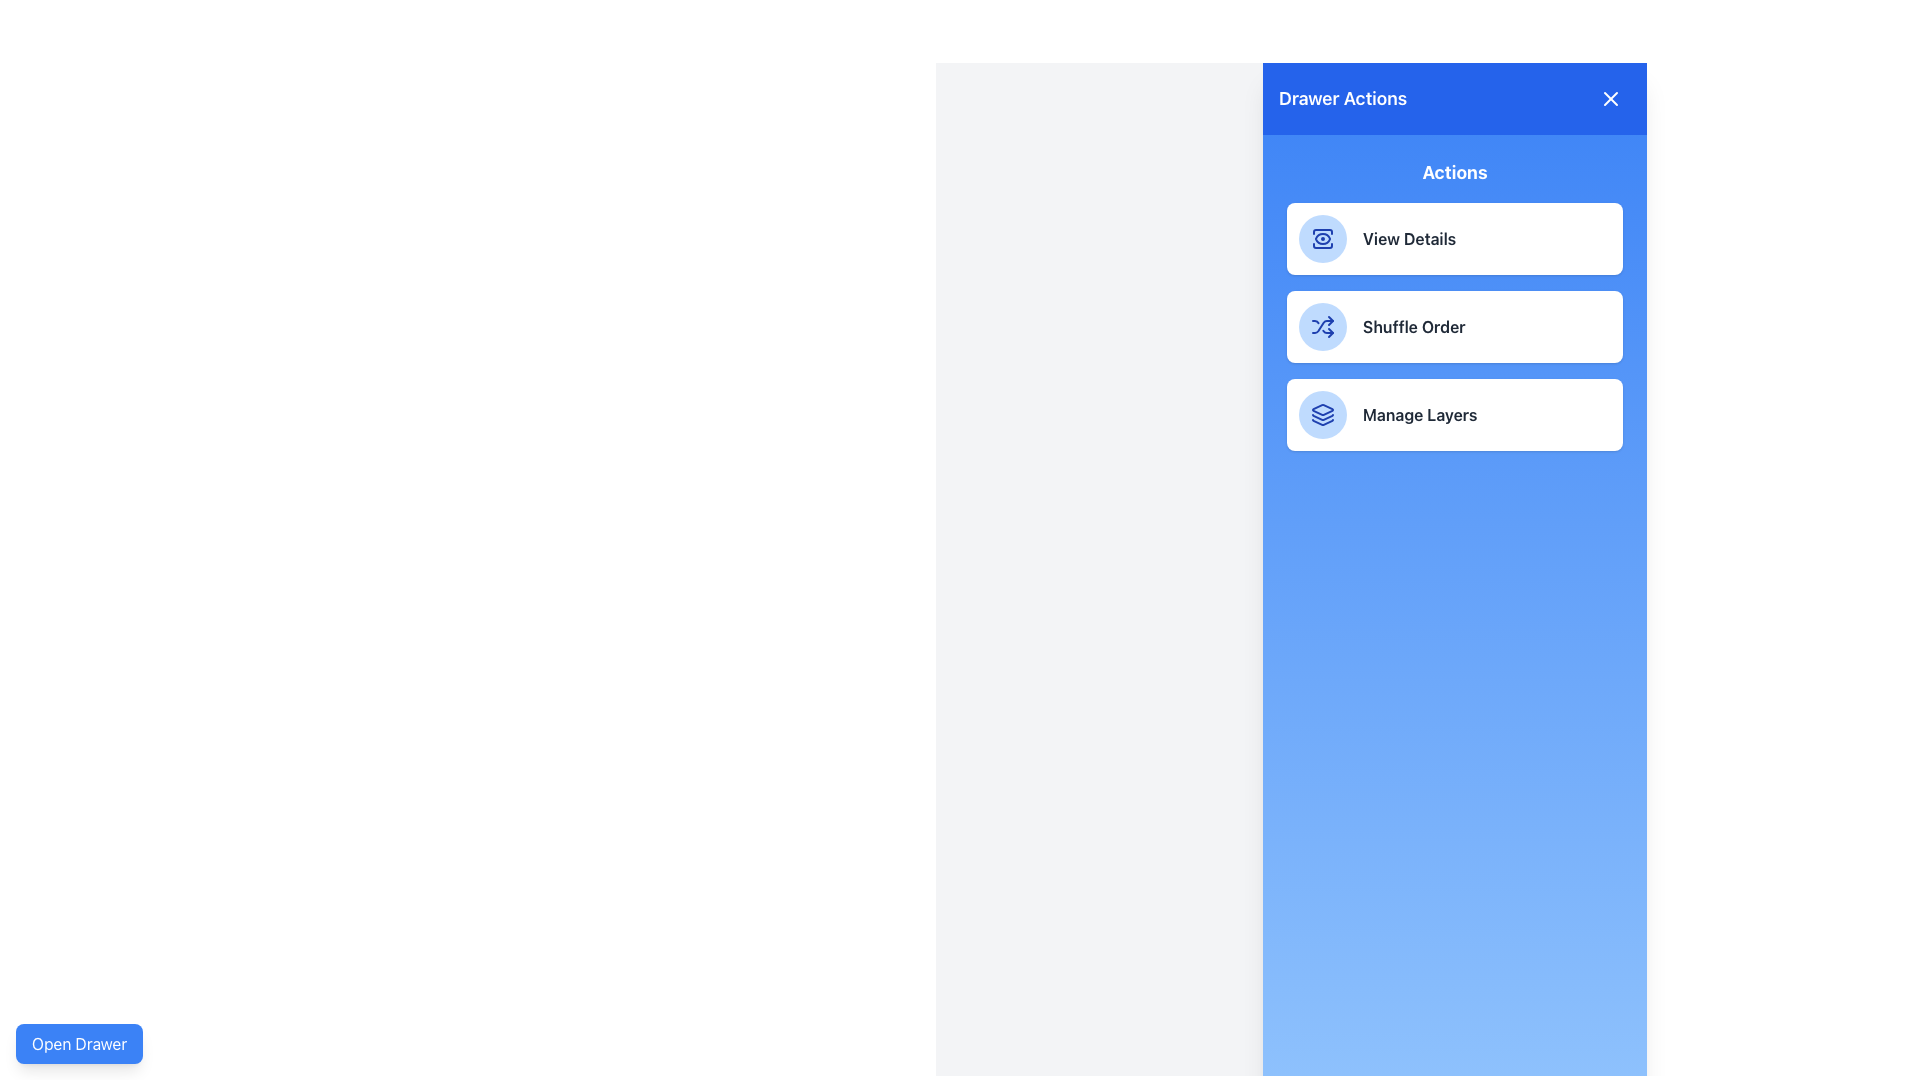  What do you see at coordinates (1454, 326) in the screenshot?
I see `the 'Shuffle Order' button, which is the second button in the vertical list within the 'Drawer Actions' panel, featuring gray text on a white background and a blue icon to the left` at bounding box center [1454, 326].